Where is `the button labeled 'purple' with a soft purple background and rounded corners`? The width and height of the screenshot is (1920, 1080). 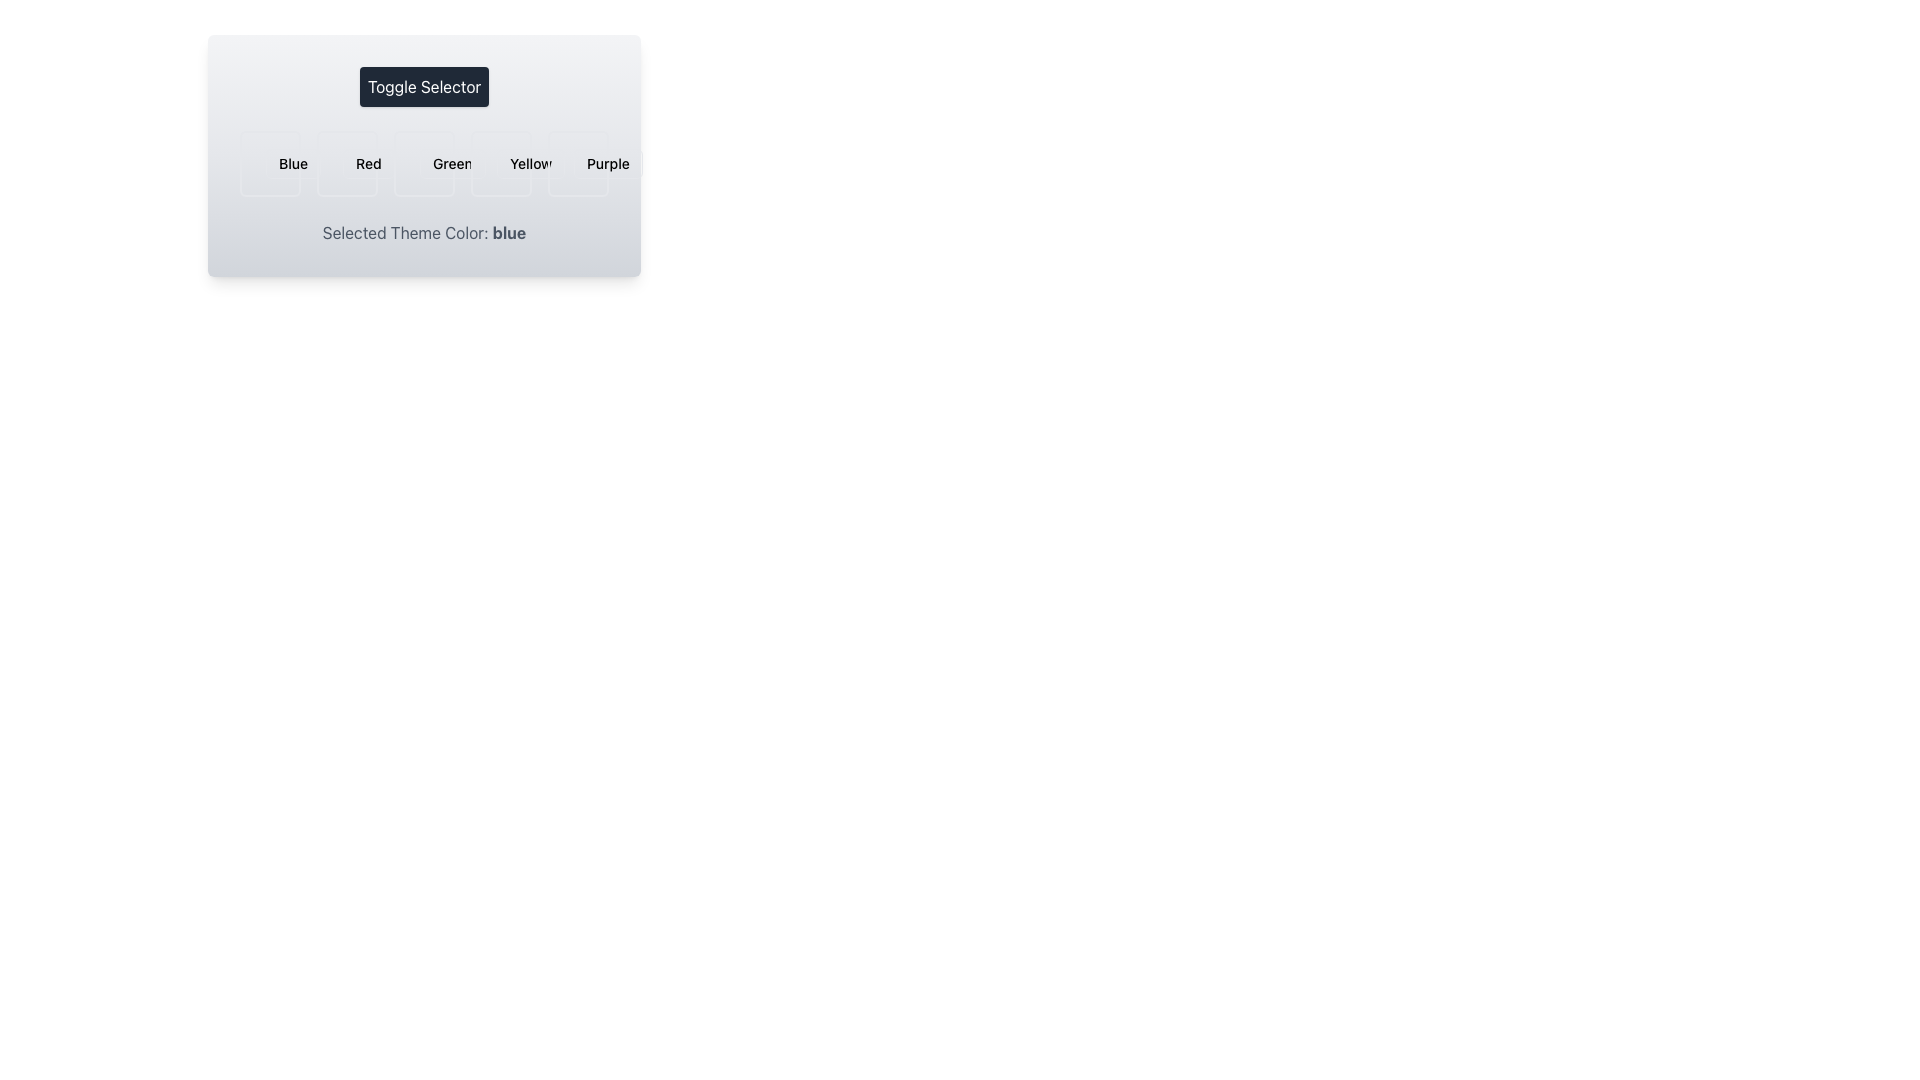
the button labeled 'purple' with a soft purple background and rounded corners is located at coordinates (577, 163).